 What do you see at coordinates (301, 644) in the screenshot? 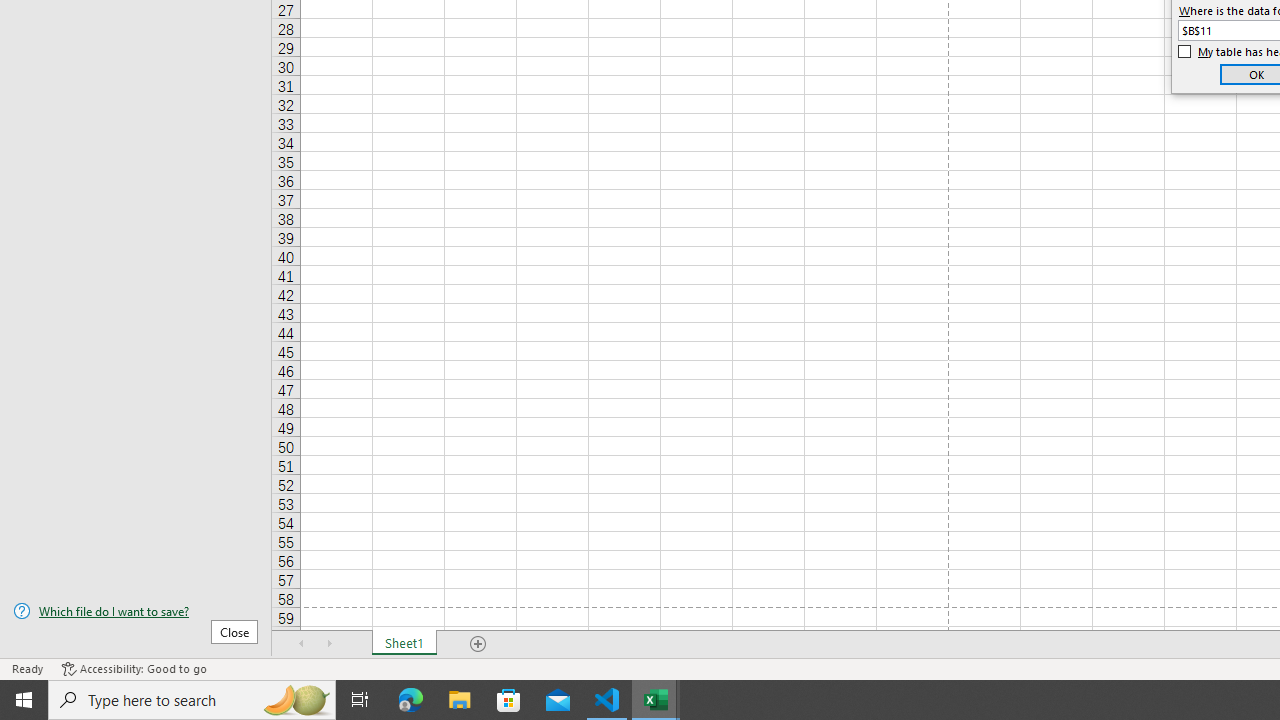
I see `'Scroll Left'` at bounding box center [301, 644].